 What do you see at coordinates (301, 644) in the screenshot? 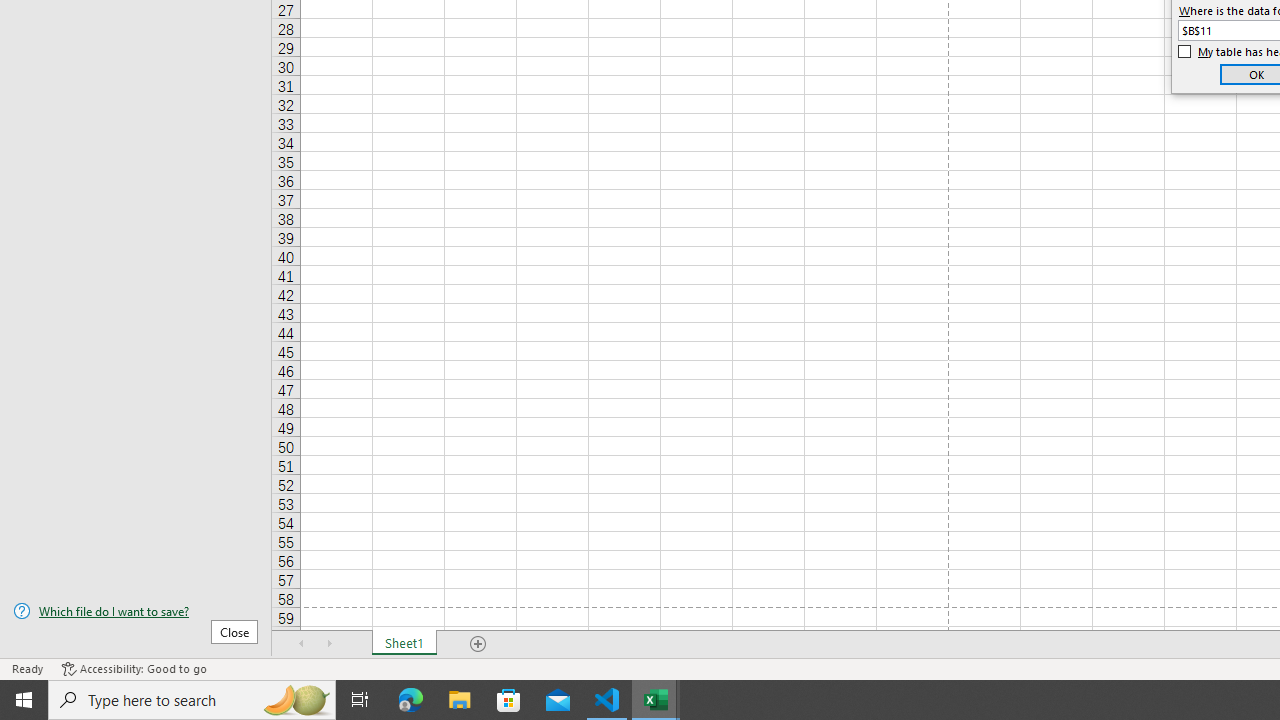
I see `'Scroll Left'` at bounding box center [301, 644].